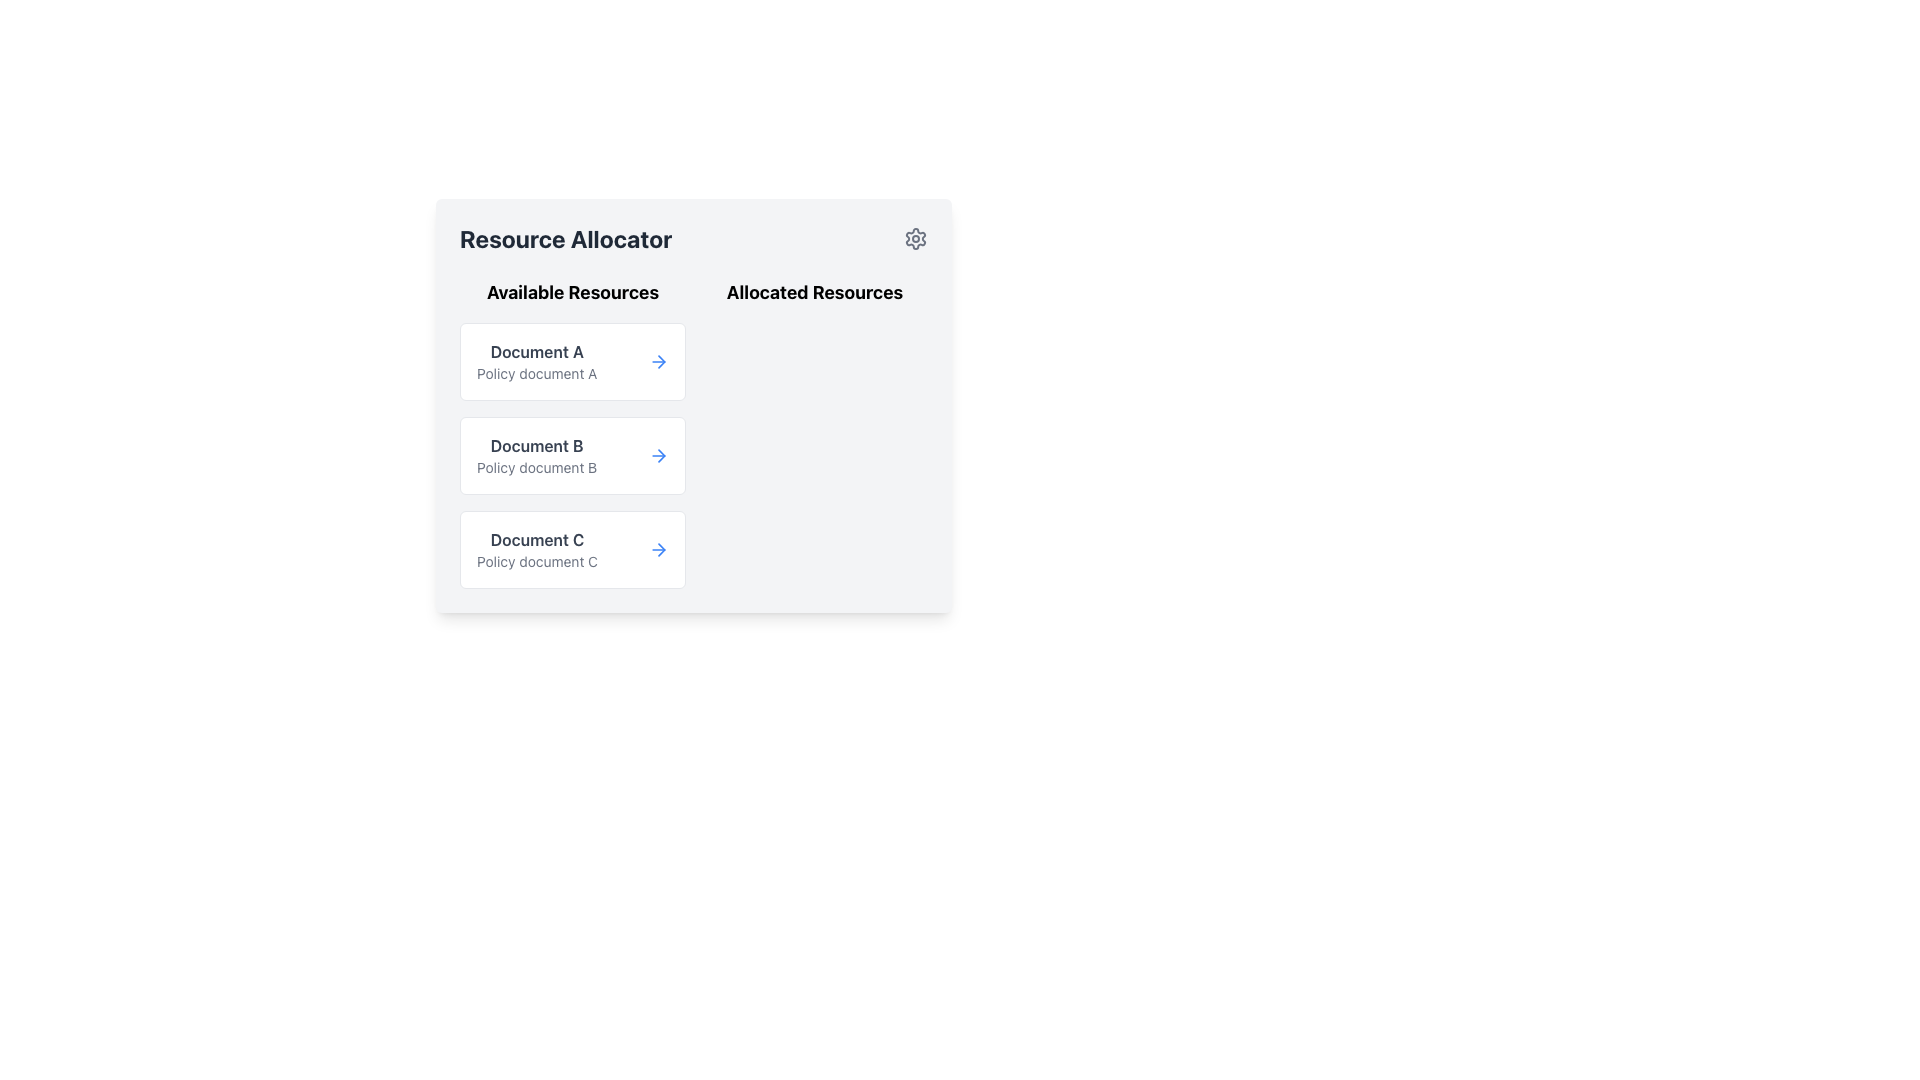 This screenshot has width=1920, height=1080. I want to click on the gray gear-like Settings Icon located in the top-right corner of the 'Resource Allocator' section, so click(915, 238).